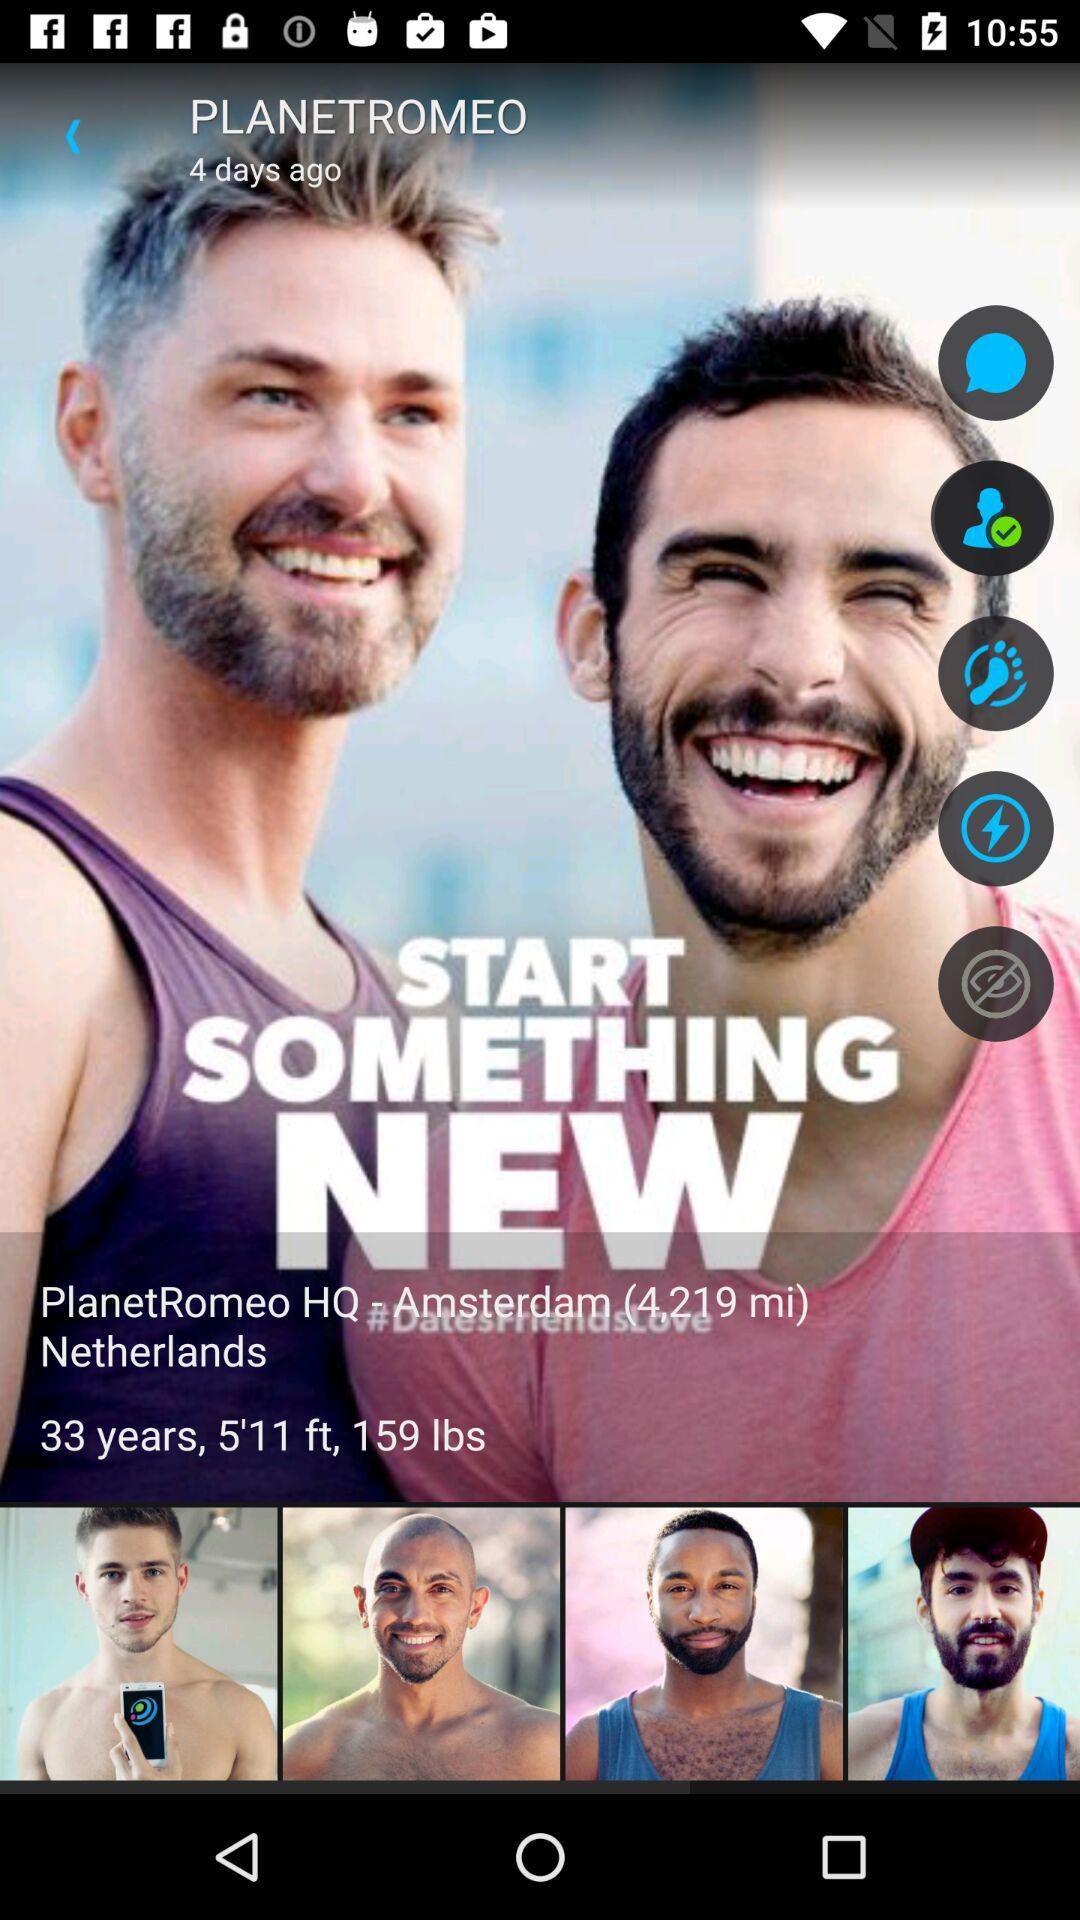 Image resolution: width=1080 pixels, height=1920 pixels. Describe the element at coordinates (995, 363) in the screenshot. I see `the chat icon` at that location.